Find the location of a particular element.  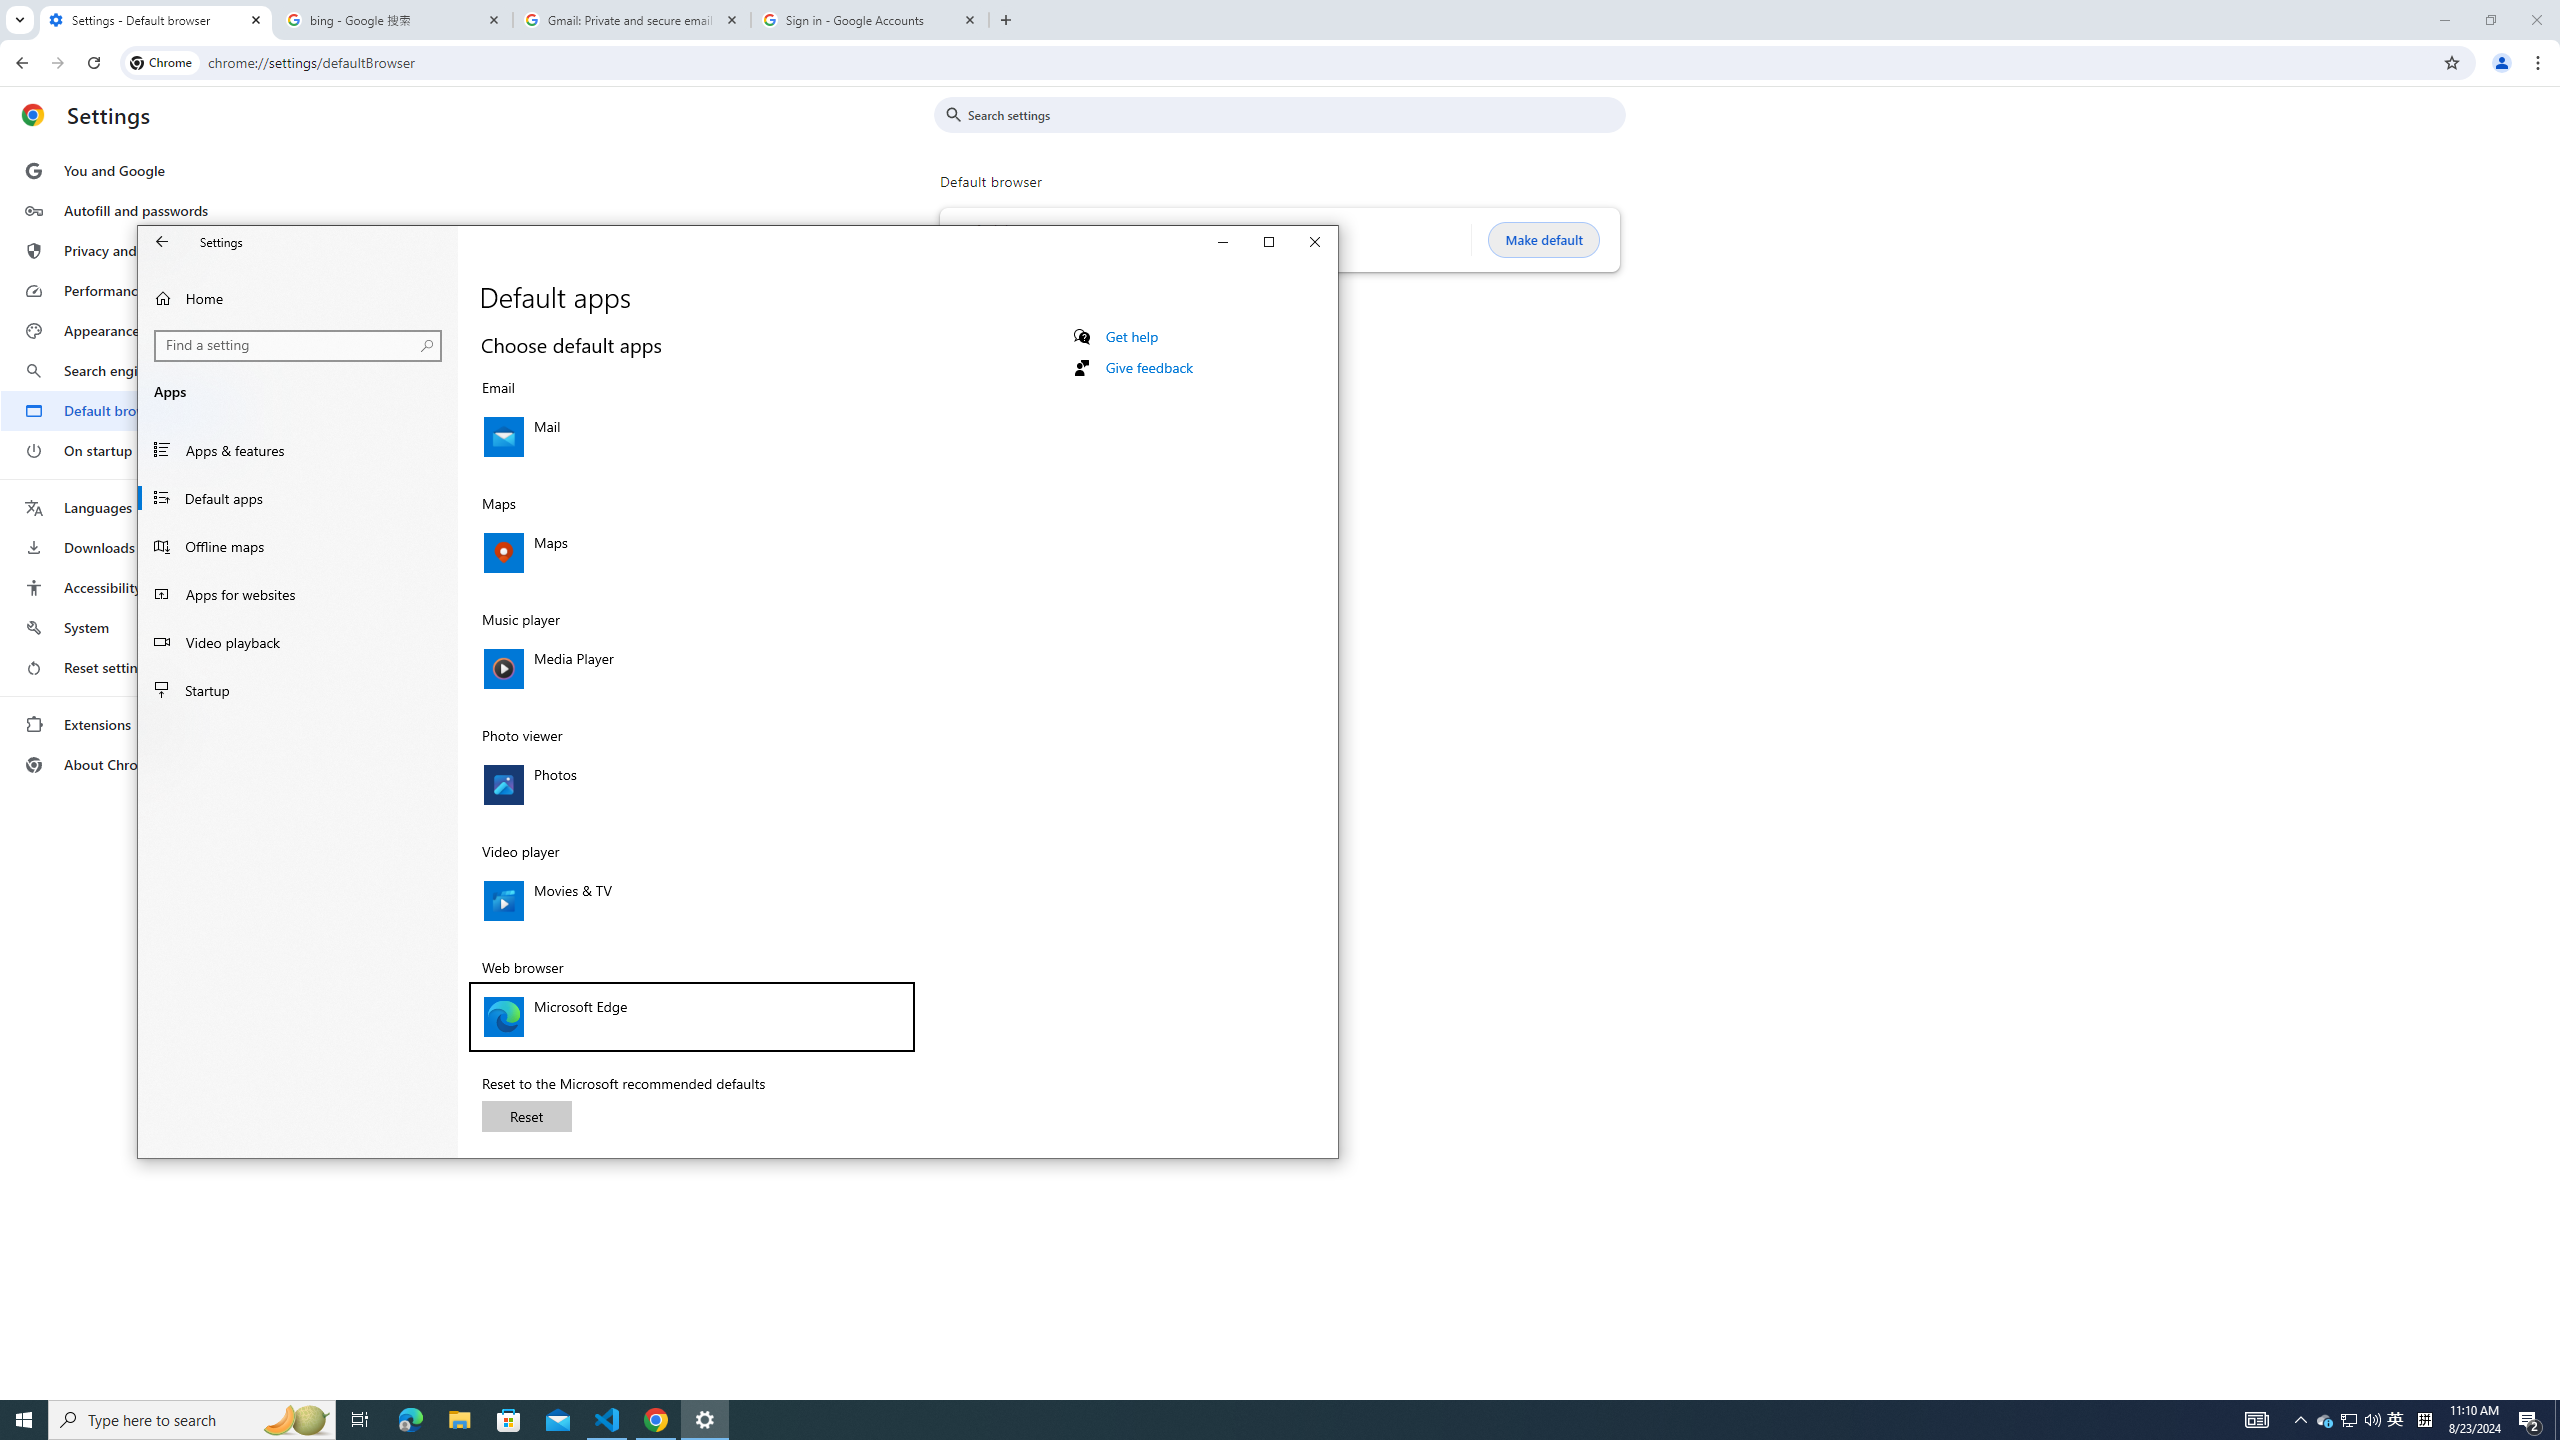

'Notification Chevron' is located at coordinates (2300, 1418).